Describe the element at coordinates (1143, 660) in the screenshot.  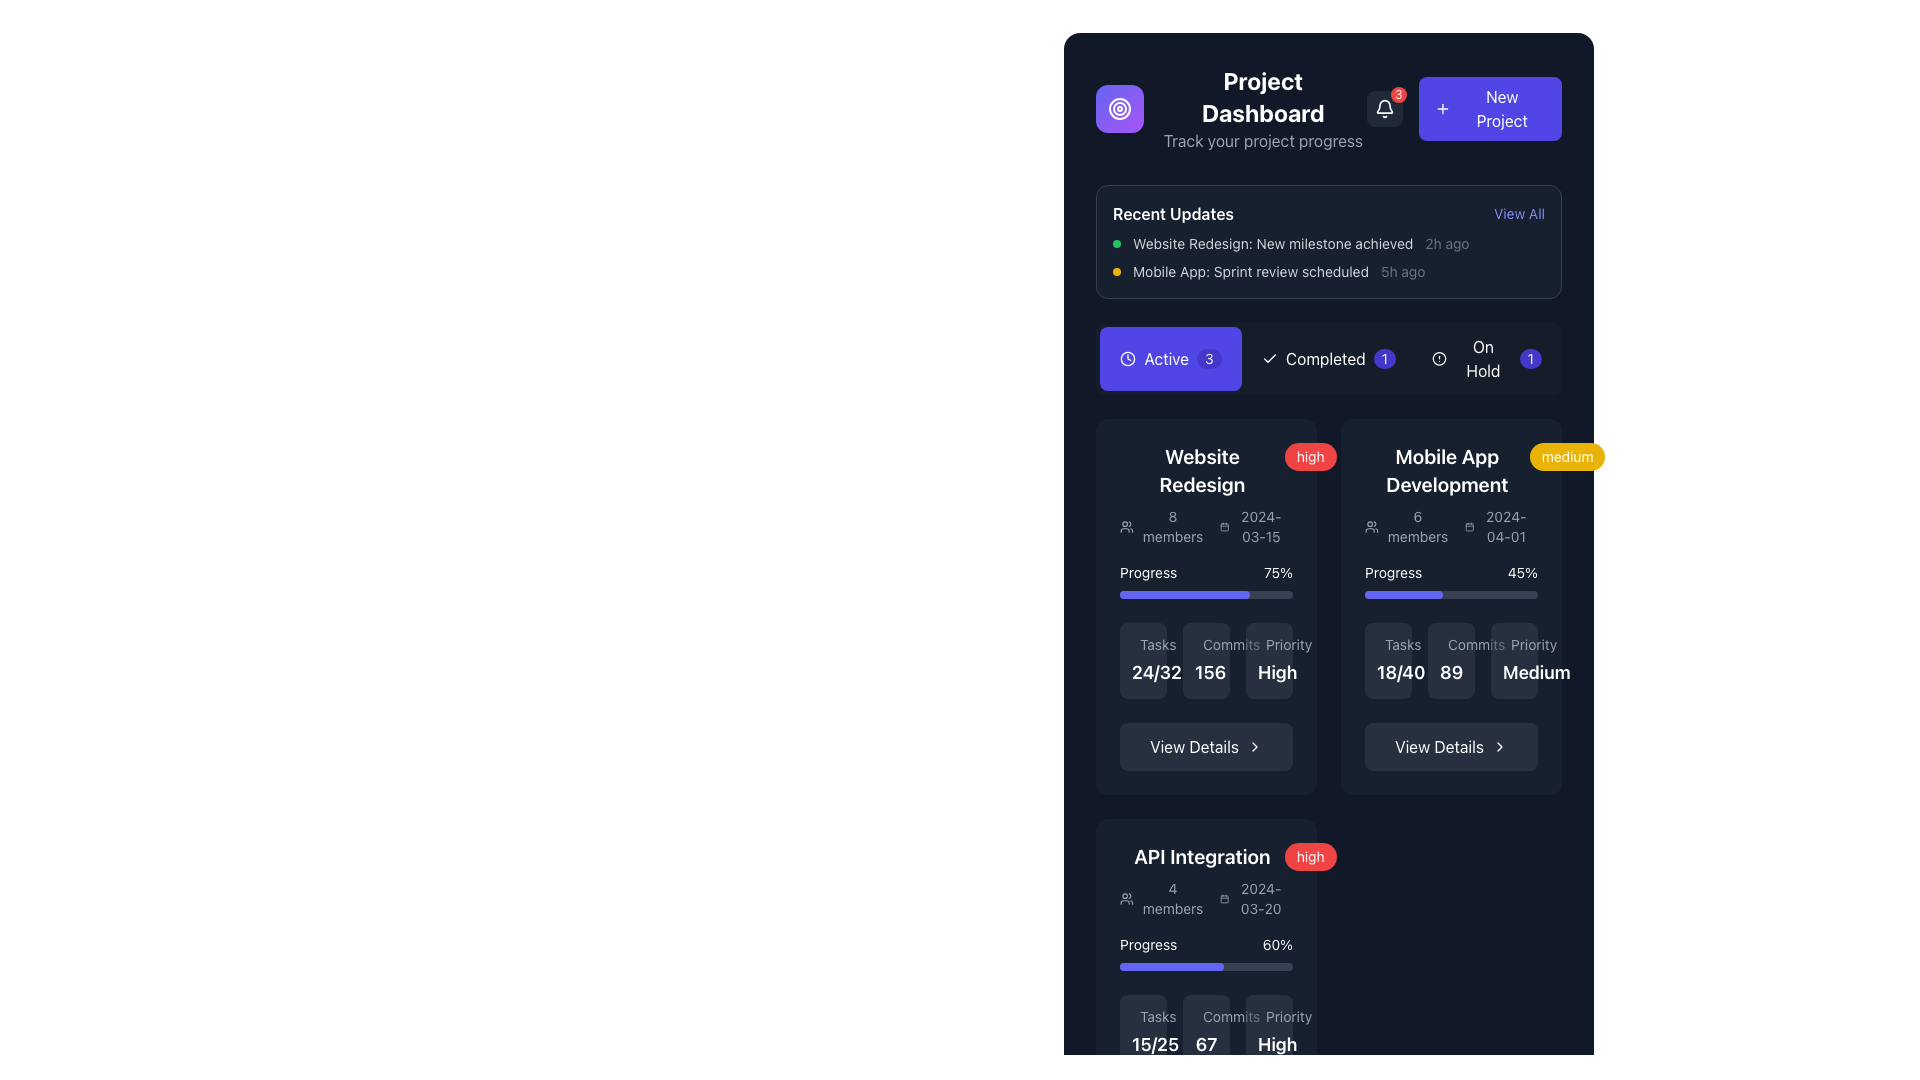
I see `the informative label displaying the task ratio '24/32' within the 'Website Redesign' tab, which is the first card in a group of three cards` at that location.